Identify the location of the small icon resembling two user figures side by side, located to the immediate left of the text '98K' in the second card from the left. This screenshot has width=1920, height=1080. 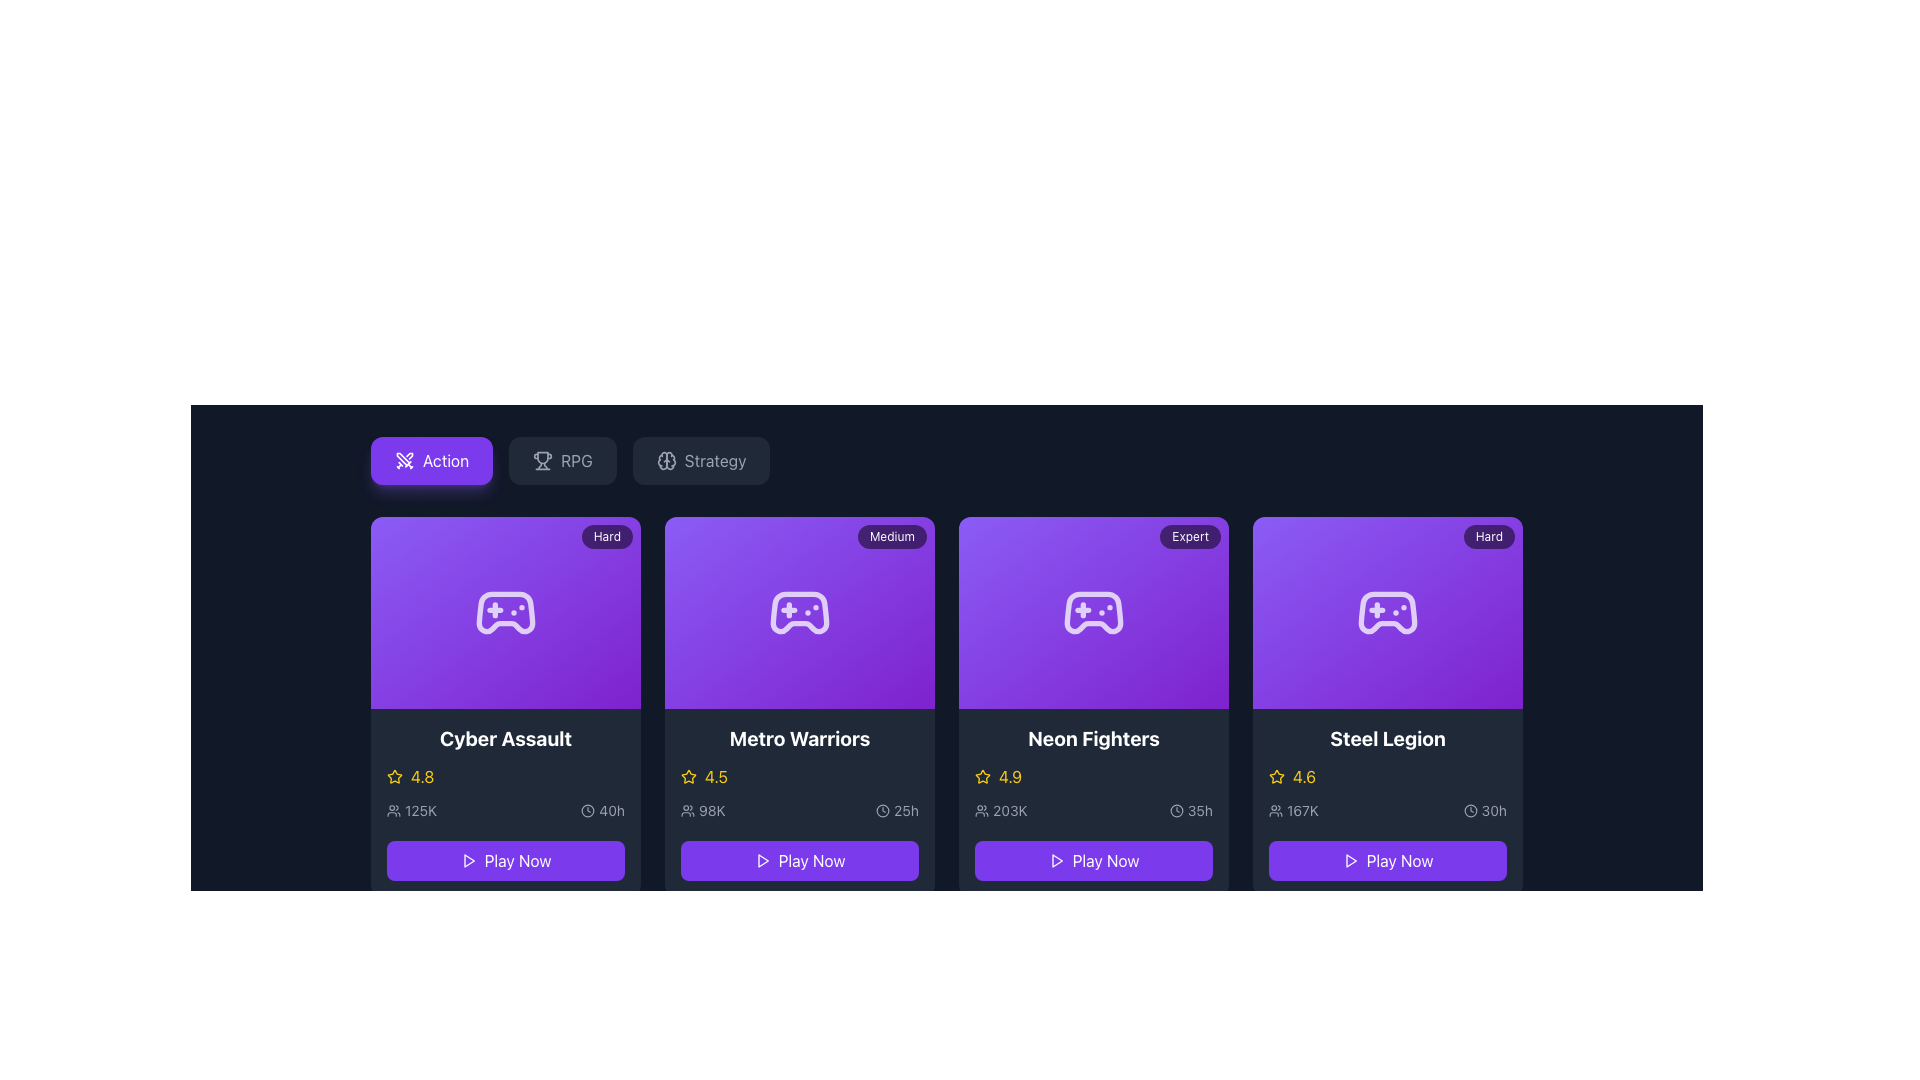
(687, 810).